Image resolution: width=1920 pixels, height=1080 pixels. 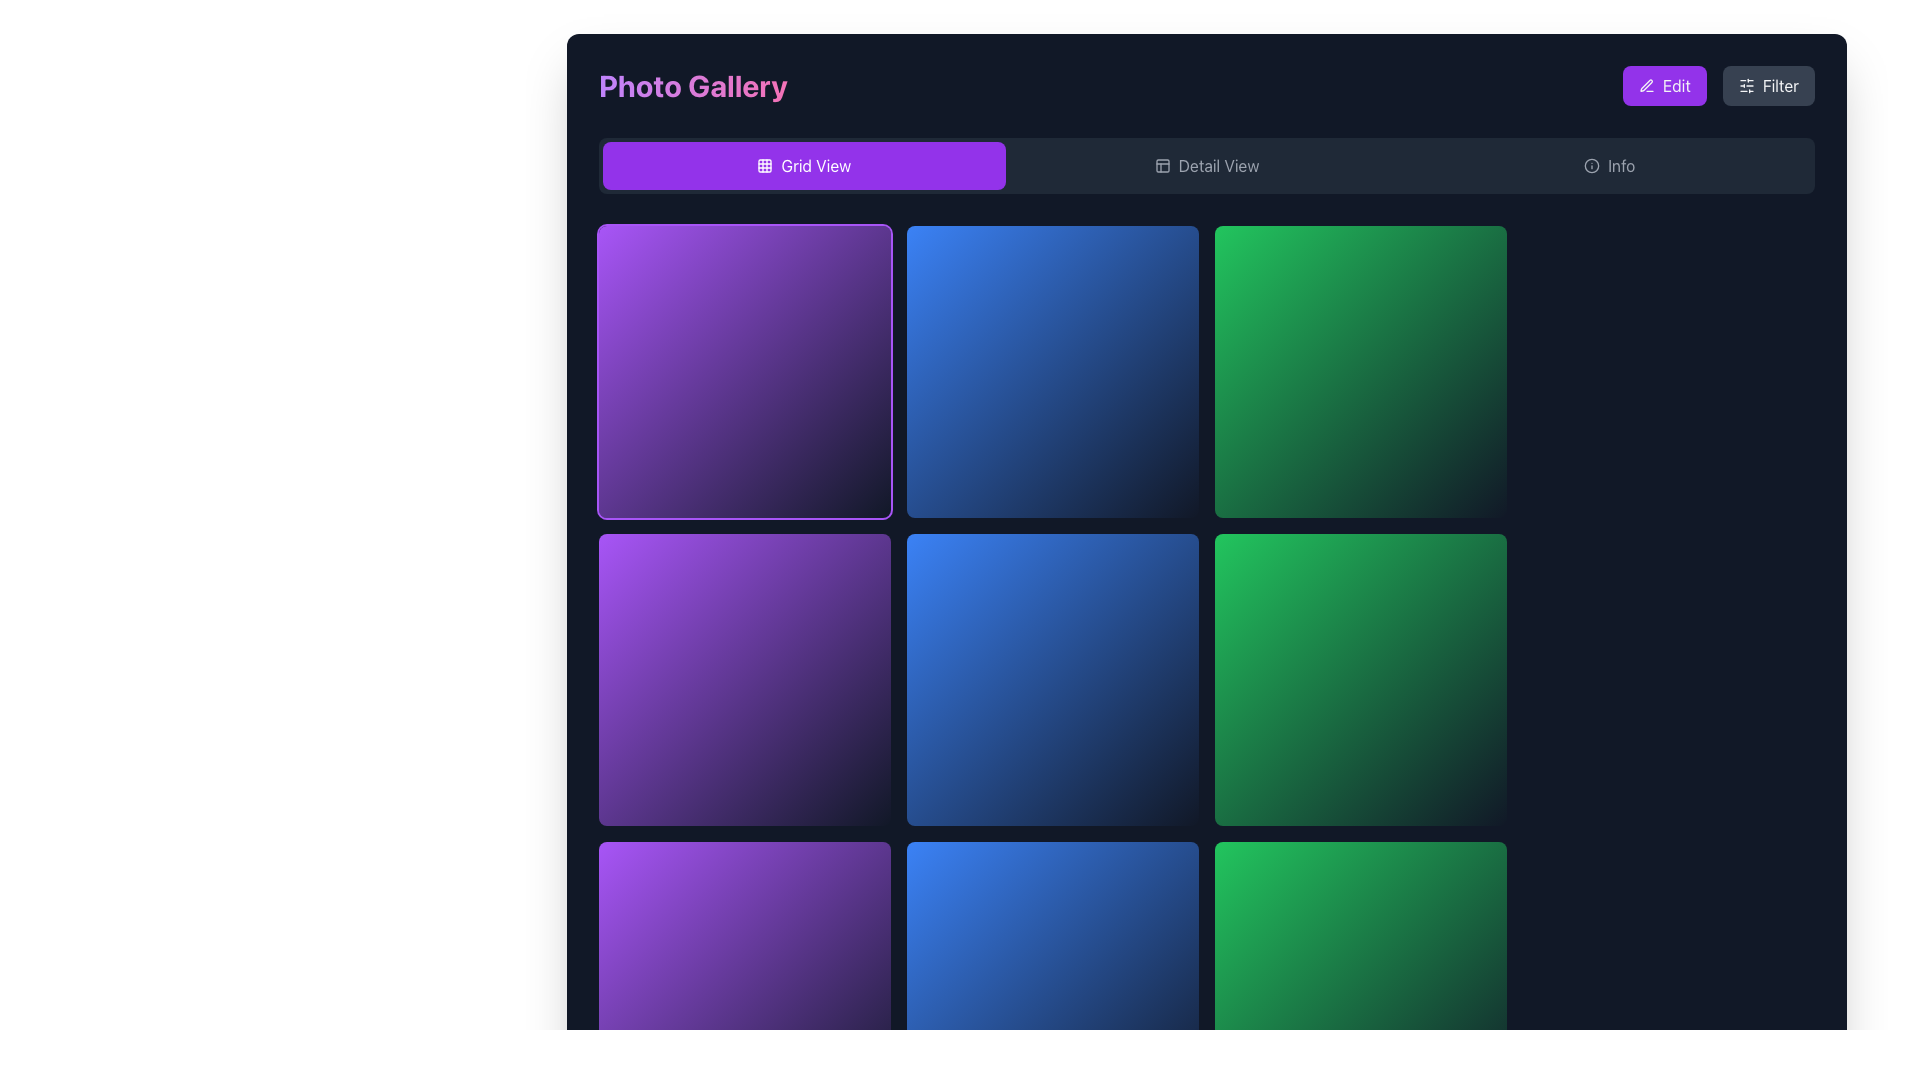 What do you see at coordinates (1768, 84) in the screenshot?
I see `the filter settings button located at the top-right corner of the interface, adjacent to the 'Edit' button` at bounding box center [1768, 84].